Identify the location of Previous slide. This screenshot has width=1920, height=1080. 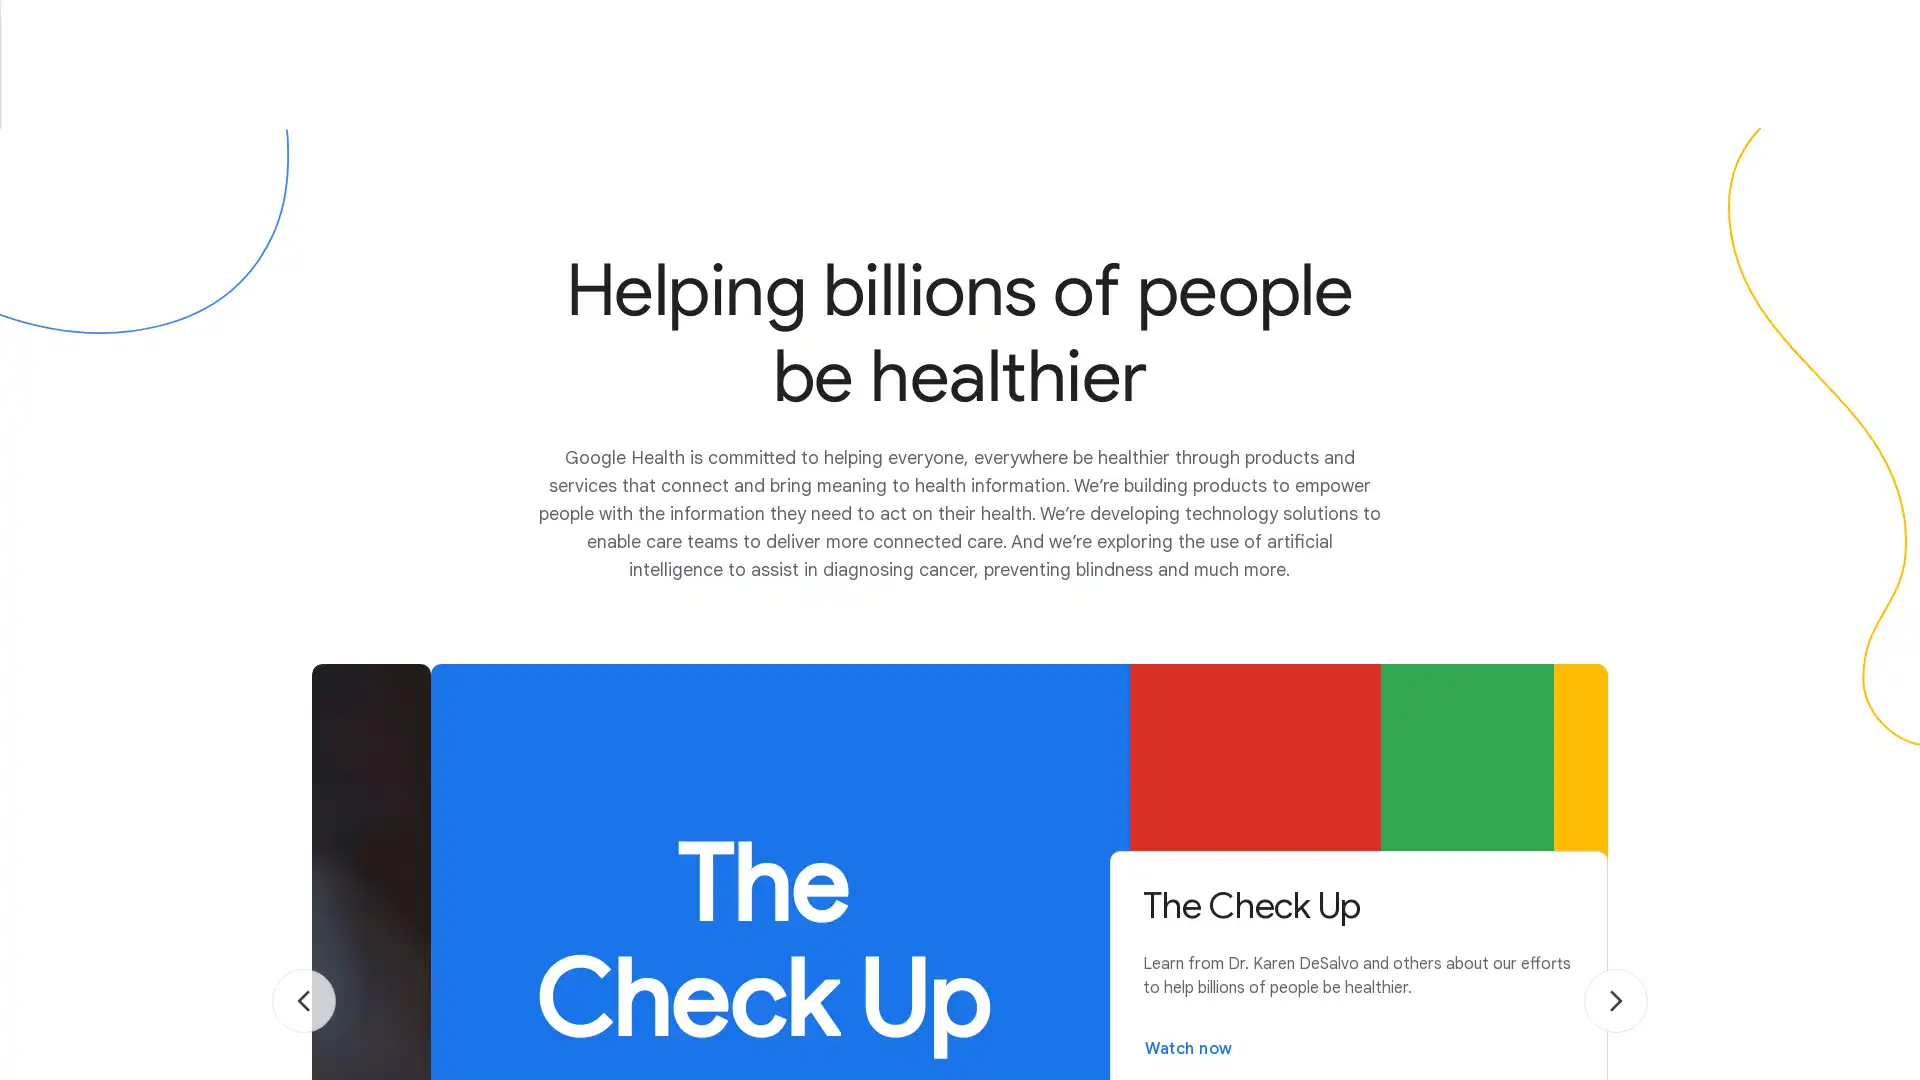
(302, 1001).